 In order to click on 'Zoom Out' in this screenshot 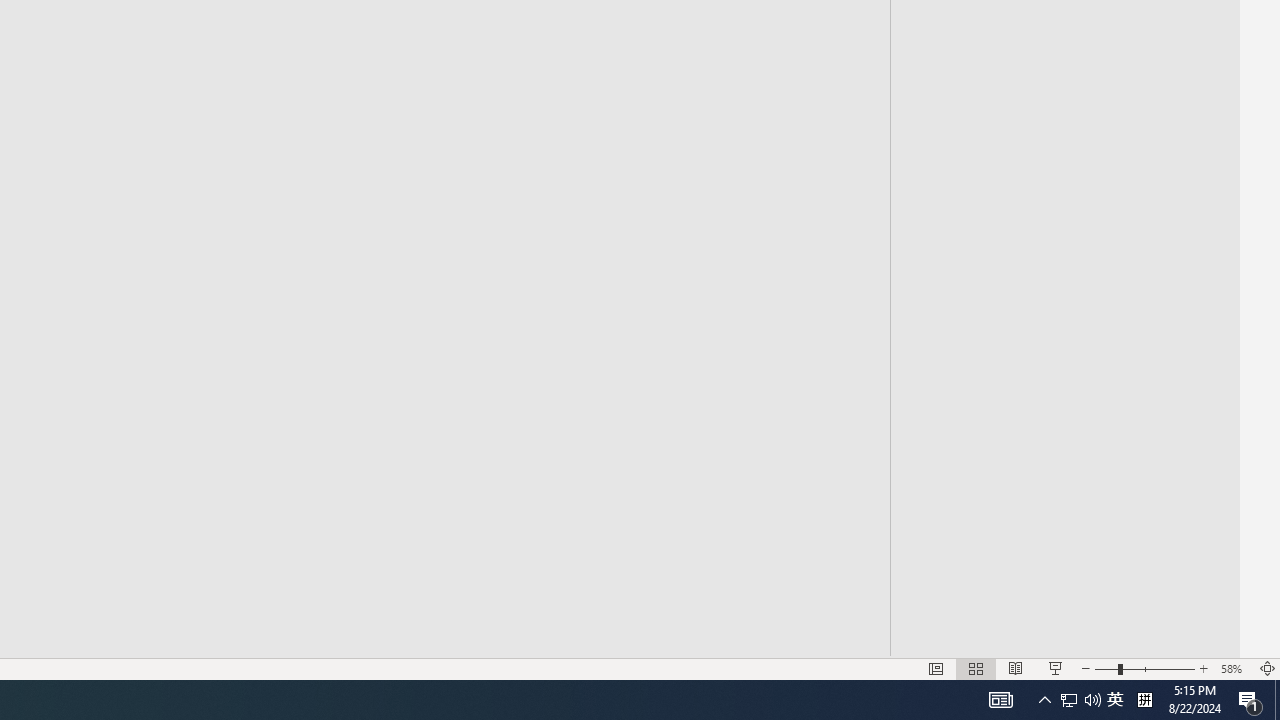, I will do `click(1104, 669)`.